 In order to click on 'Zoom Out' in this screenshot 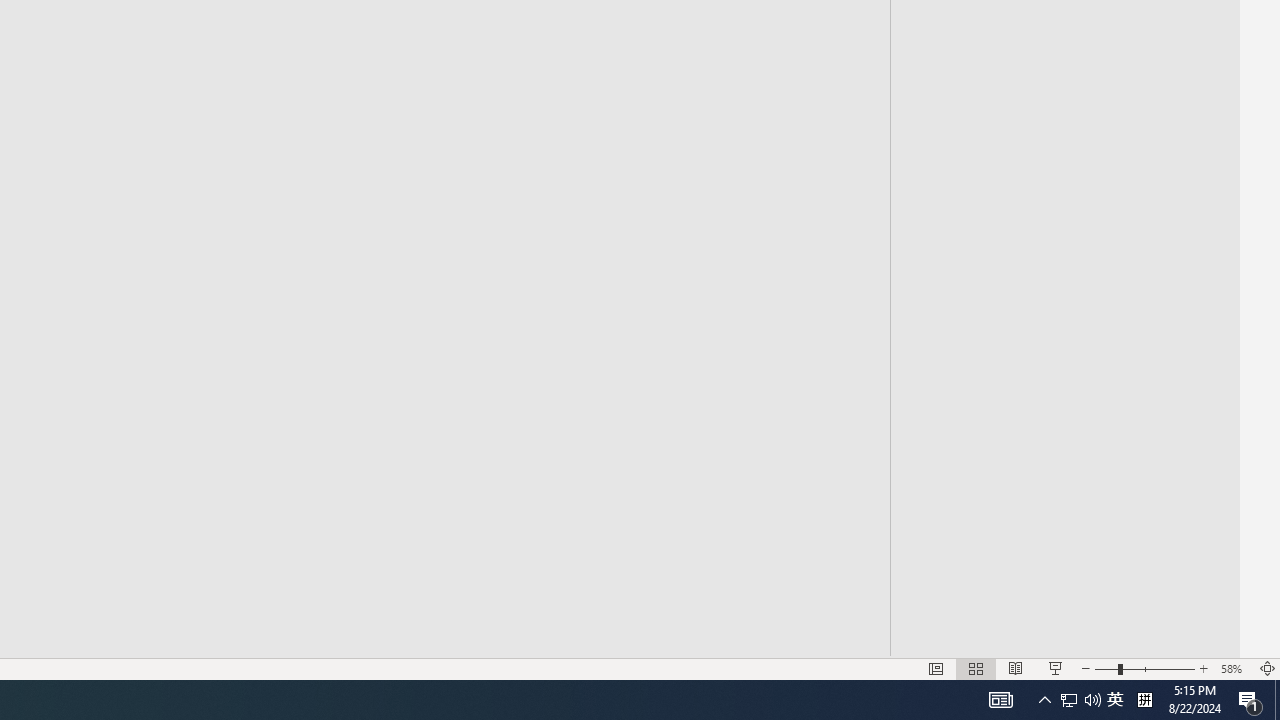, I will do `click(1104, 669)`.